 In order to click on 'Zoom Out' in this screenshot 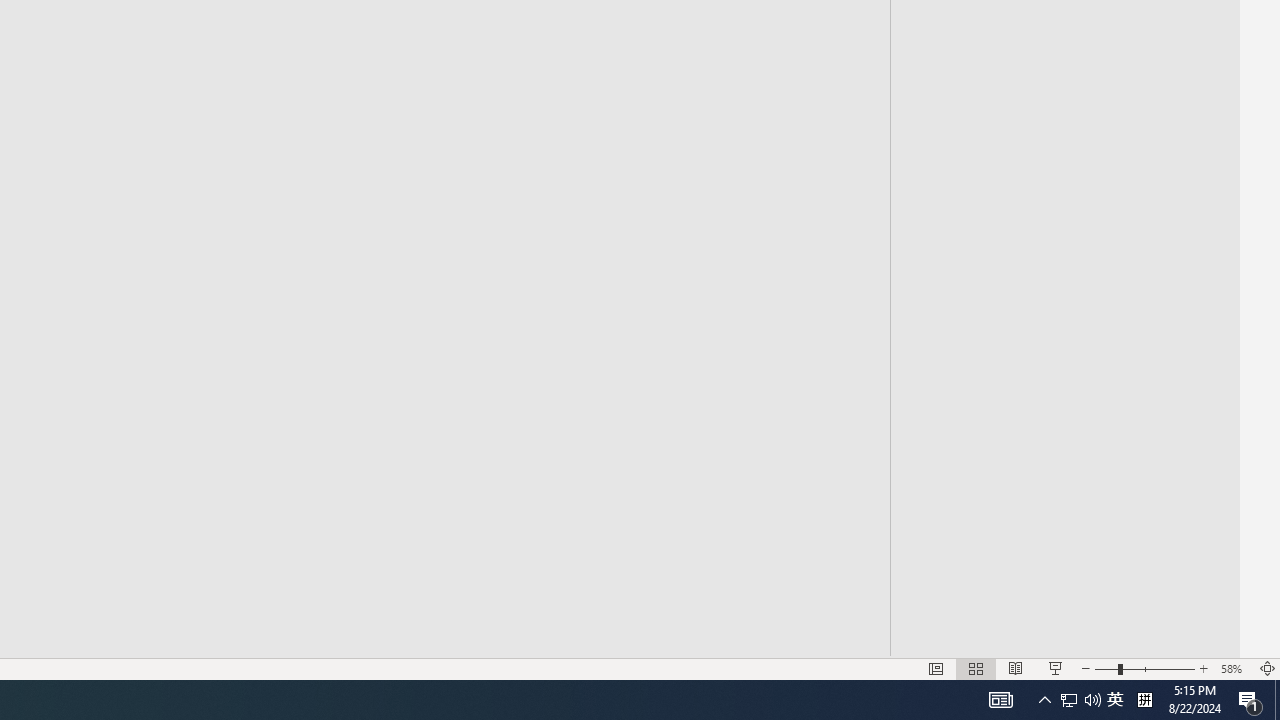, I will do `click(1104, 669)`.